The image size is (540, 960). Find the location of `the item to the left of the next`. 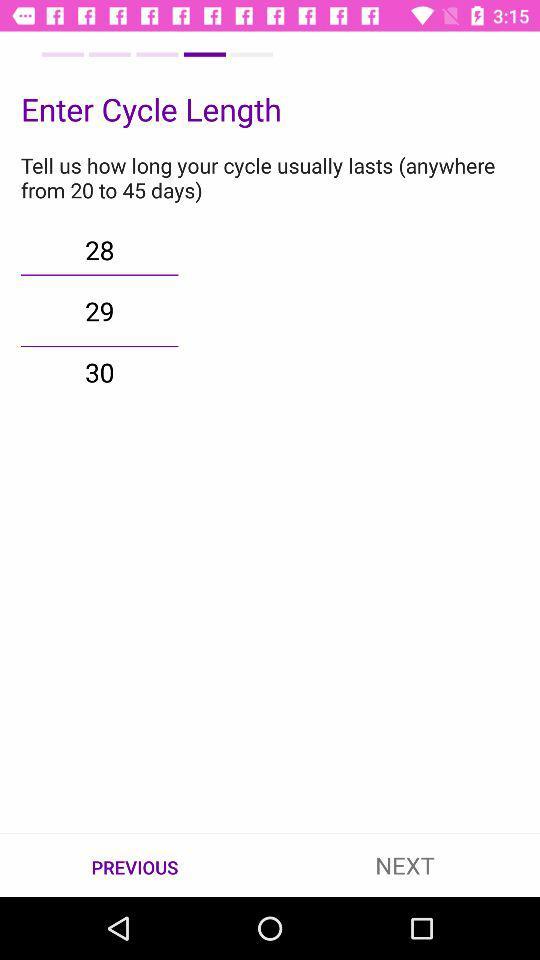

the item to the left of the next is located at coordinates (135, 865).